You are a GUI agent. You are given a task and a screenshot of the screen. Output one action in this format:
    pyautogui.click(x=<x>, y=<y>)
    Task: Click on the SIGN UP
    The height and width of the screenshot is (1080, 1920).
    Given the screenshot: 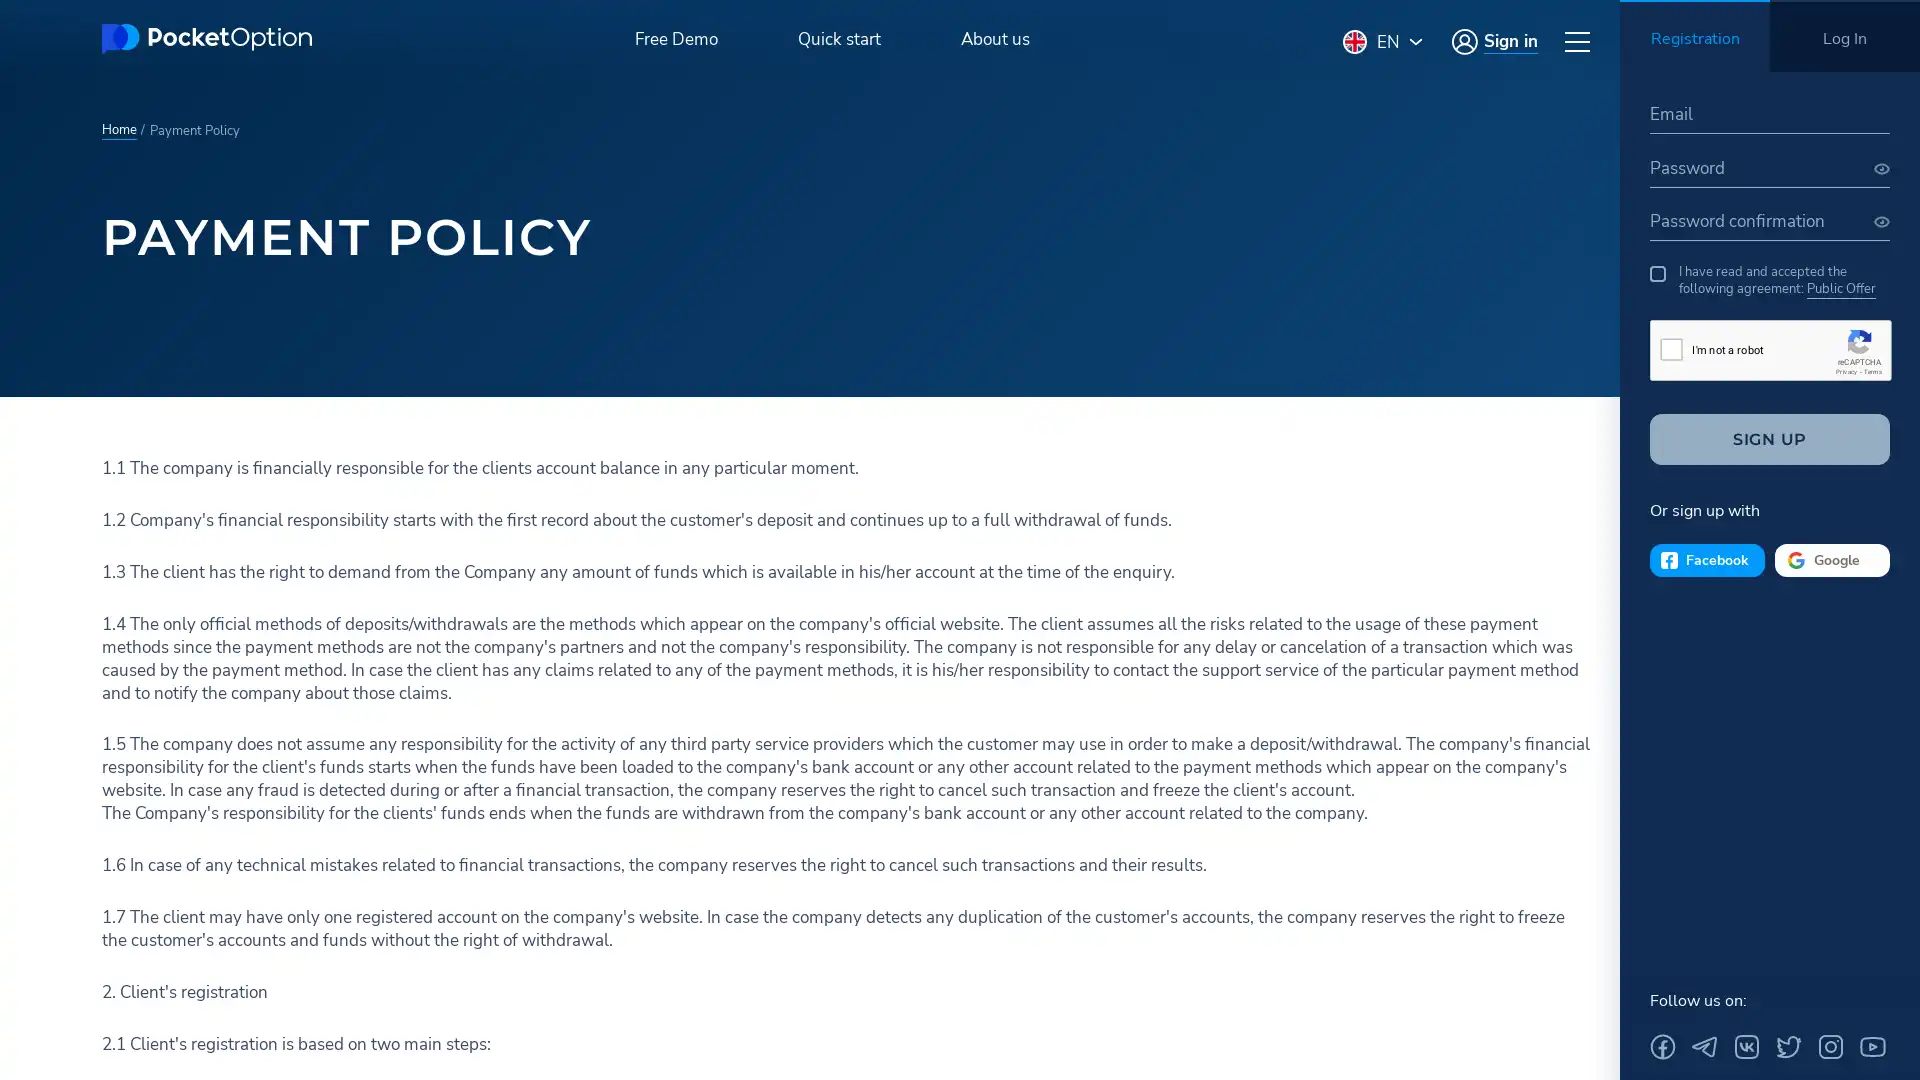 What is the action you would take?
    pyautogui.click(x=1770, y=438)
    